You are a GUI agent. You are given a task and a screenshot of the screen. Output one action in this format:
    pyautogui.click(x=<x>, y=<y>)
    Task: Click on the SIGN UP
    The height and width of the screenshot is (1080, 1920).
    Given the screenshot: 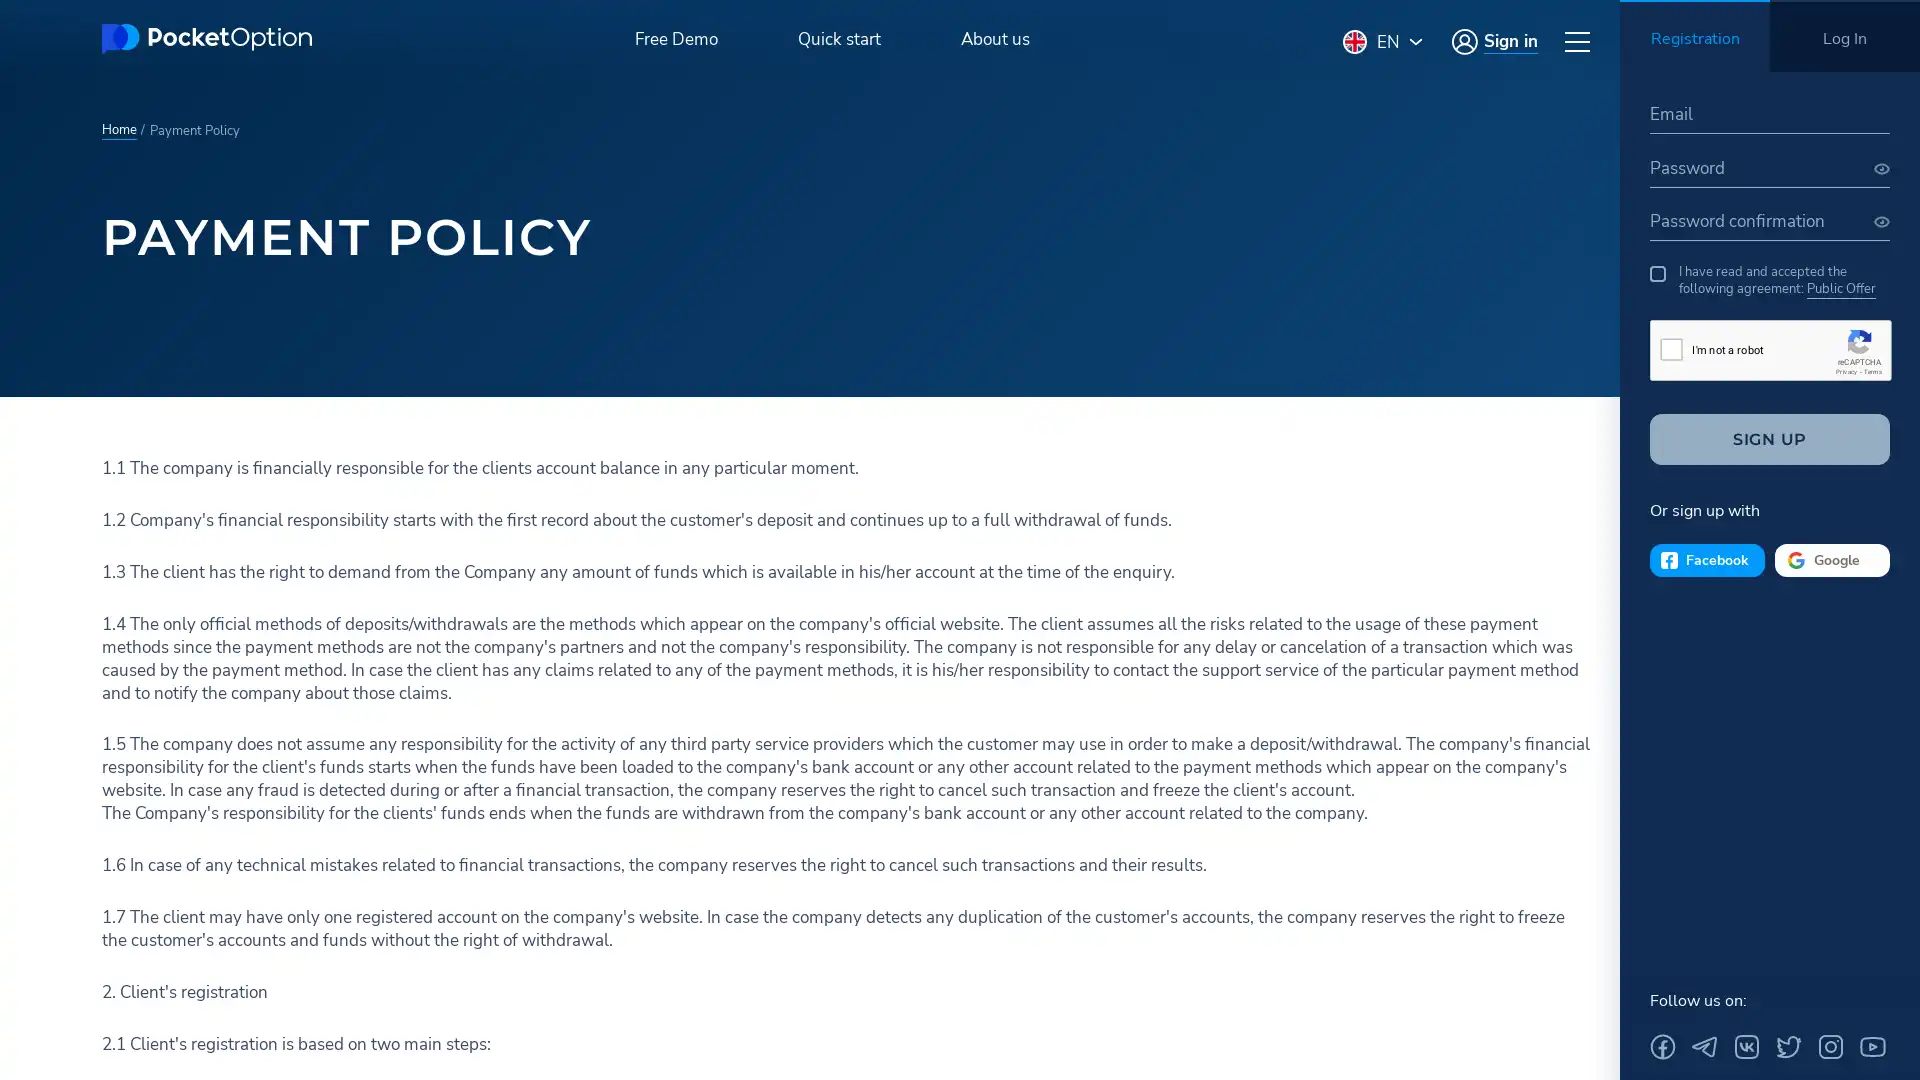 What is the action you would take?
    pyautogui.click(x=1770, y=438)
    